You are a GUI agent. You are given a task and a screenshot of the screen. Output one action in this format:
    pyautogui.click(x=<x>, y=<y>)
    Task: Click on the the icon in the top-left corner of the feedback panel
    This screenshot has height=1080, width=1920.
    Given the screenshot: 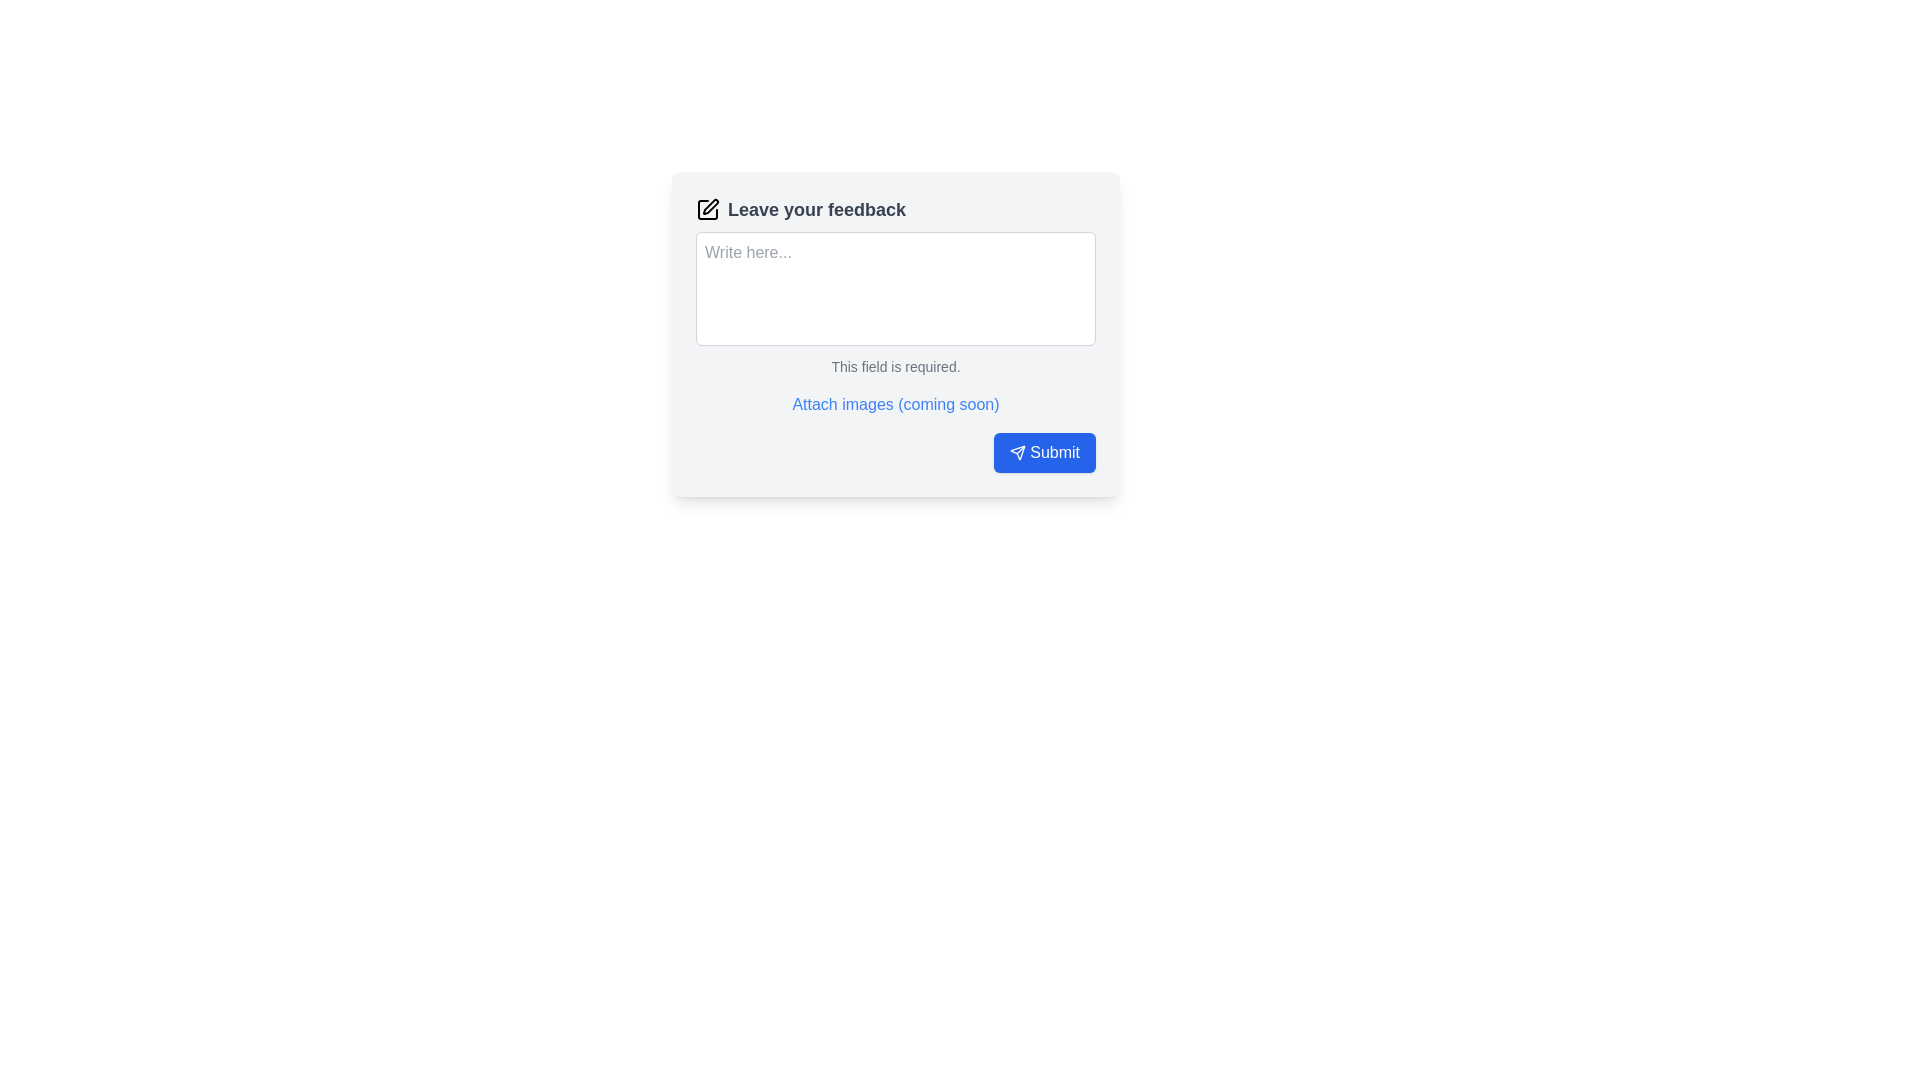 What is the action you would take?
    pyautogui.click(x=708, y=209)
    